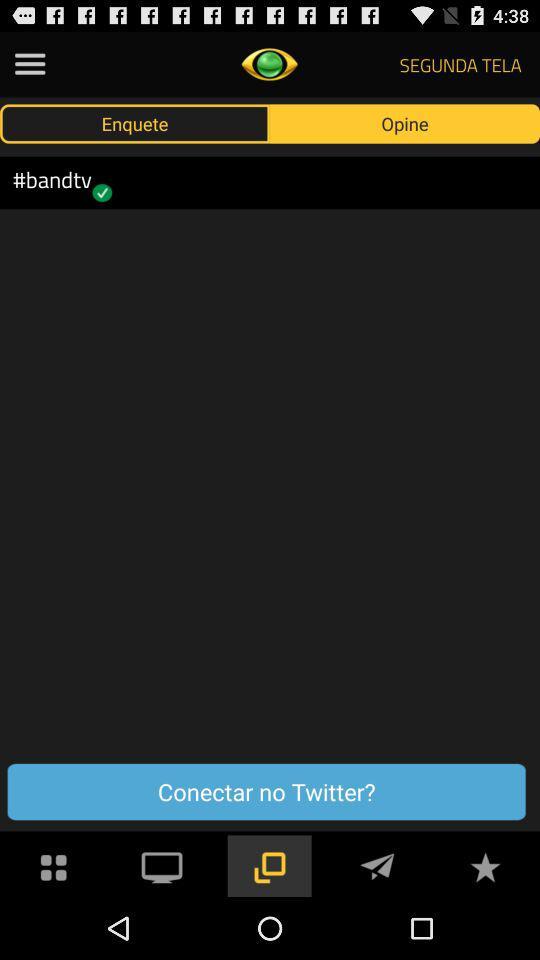 This screenshot has width=540, height=960. I want to click on button to the right of the enquete icon, so click(405, 122).